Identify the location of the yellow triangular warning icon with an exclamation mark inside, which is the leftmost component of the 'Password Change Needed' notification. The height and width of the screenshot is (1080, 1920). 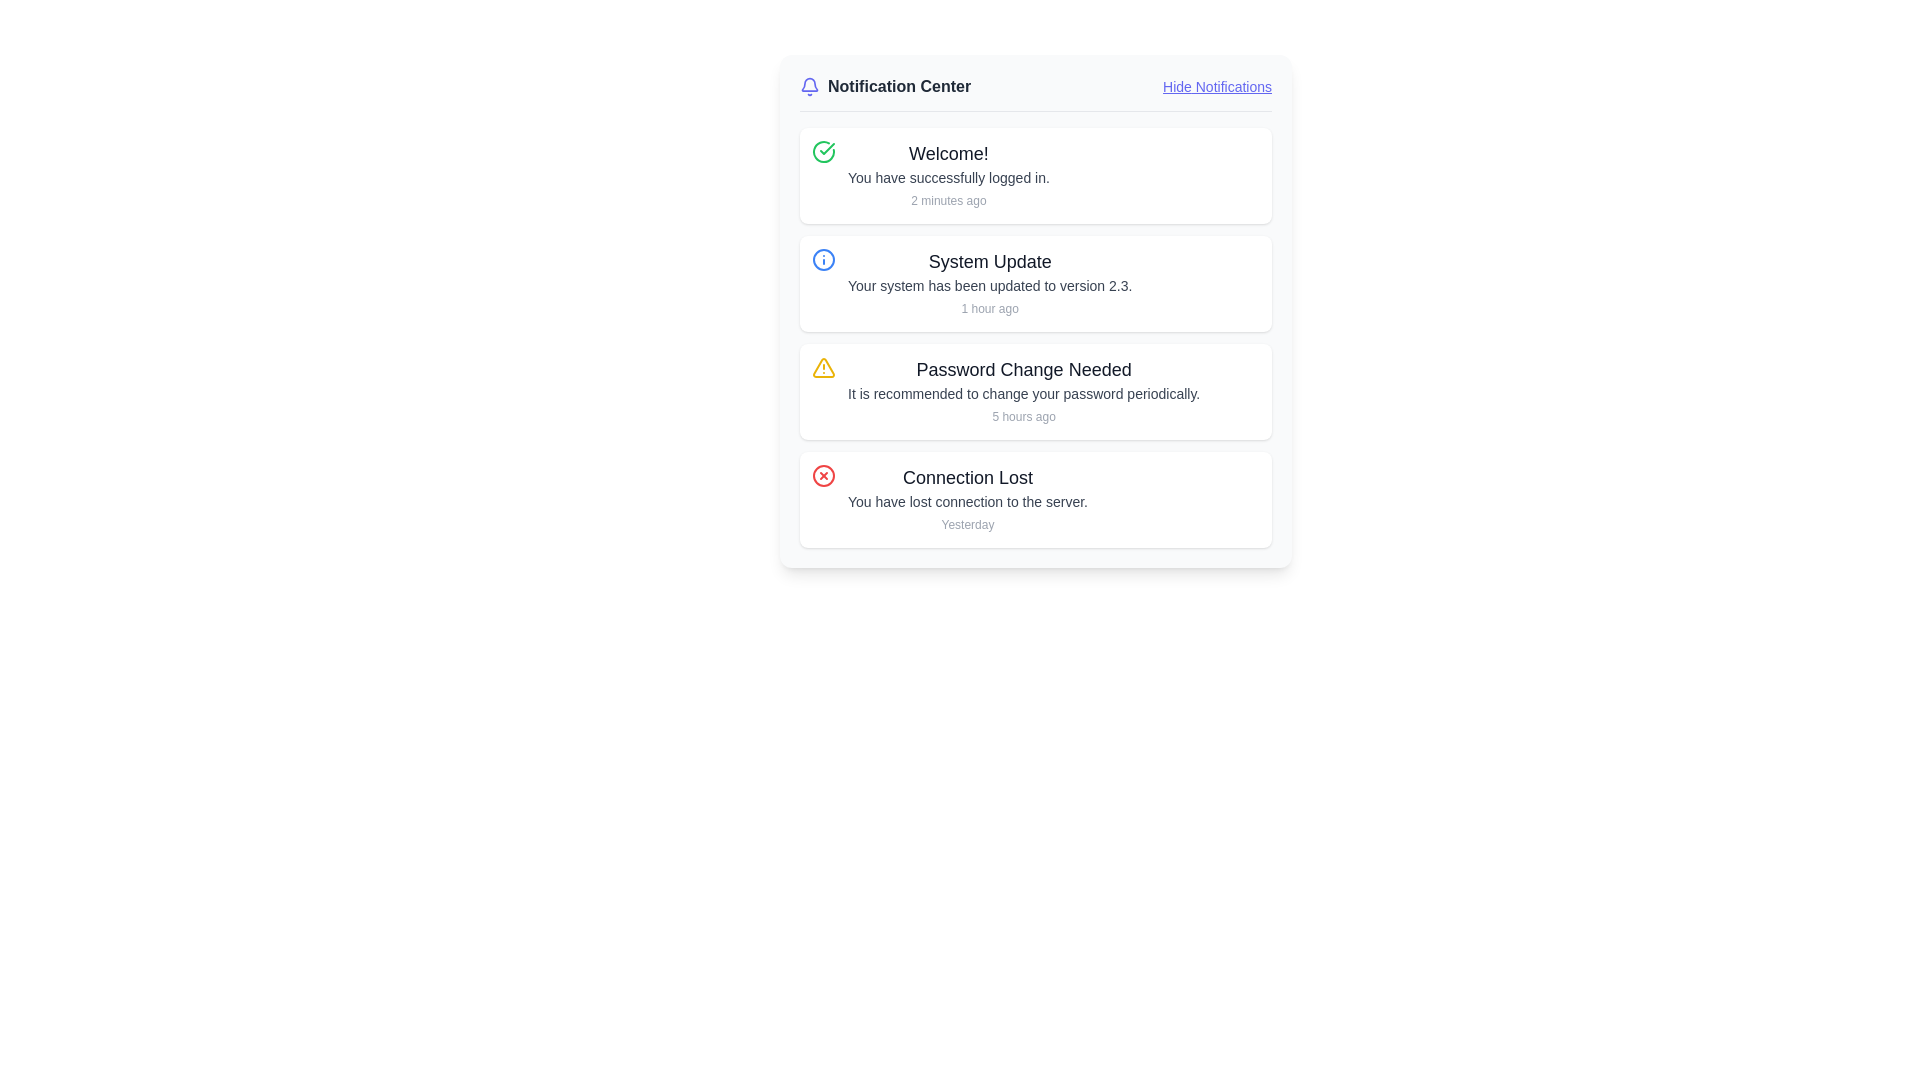
(824, 367).